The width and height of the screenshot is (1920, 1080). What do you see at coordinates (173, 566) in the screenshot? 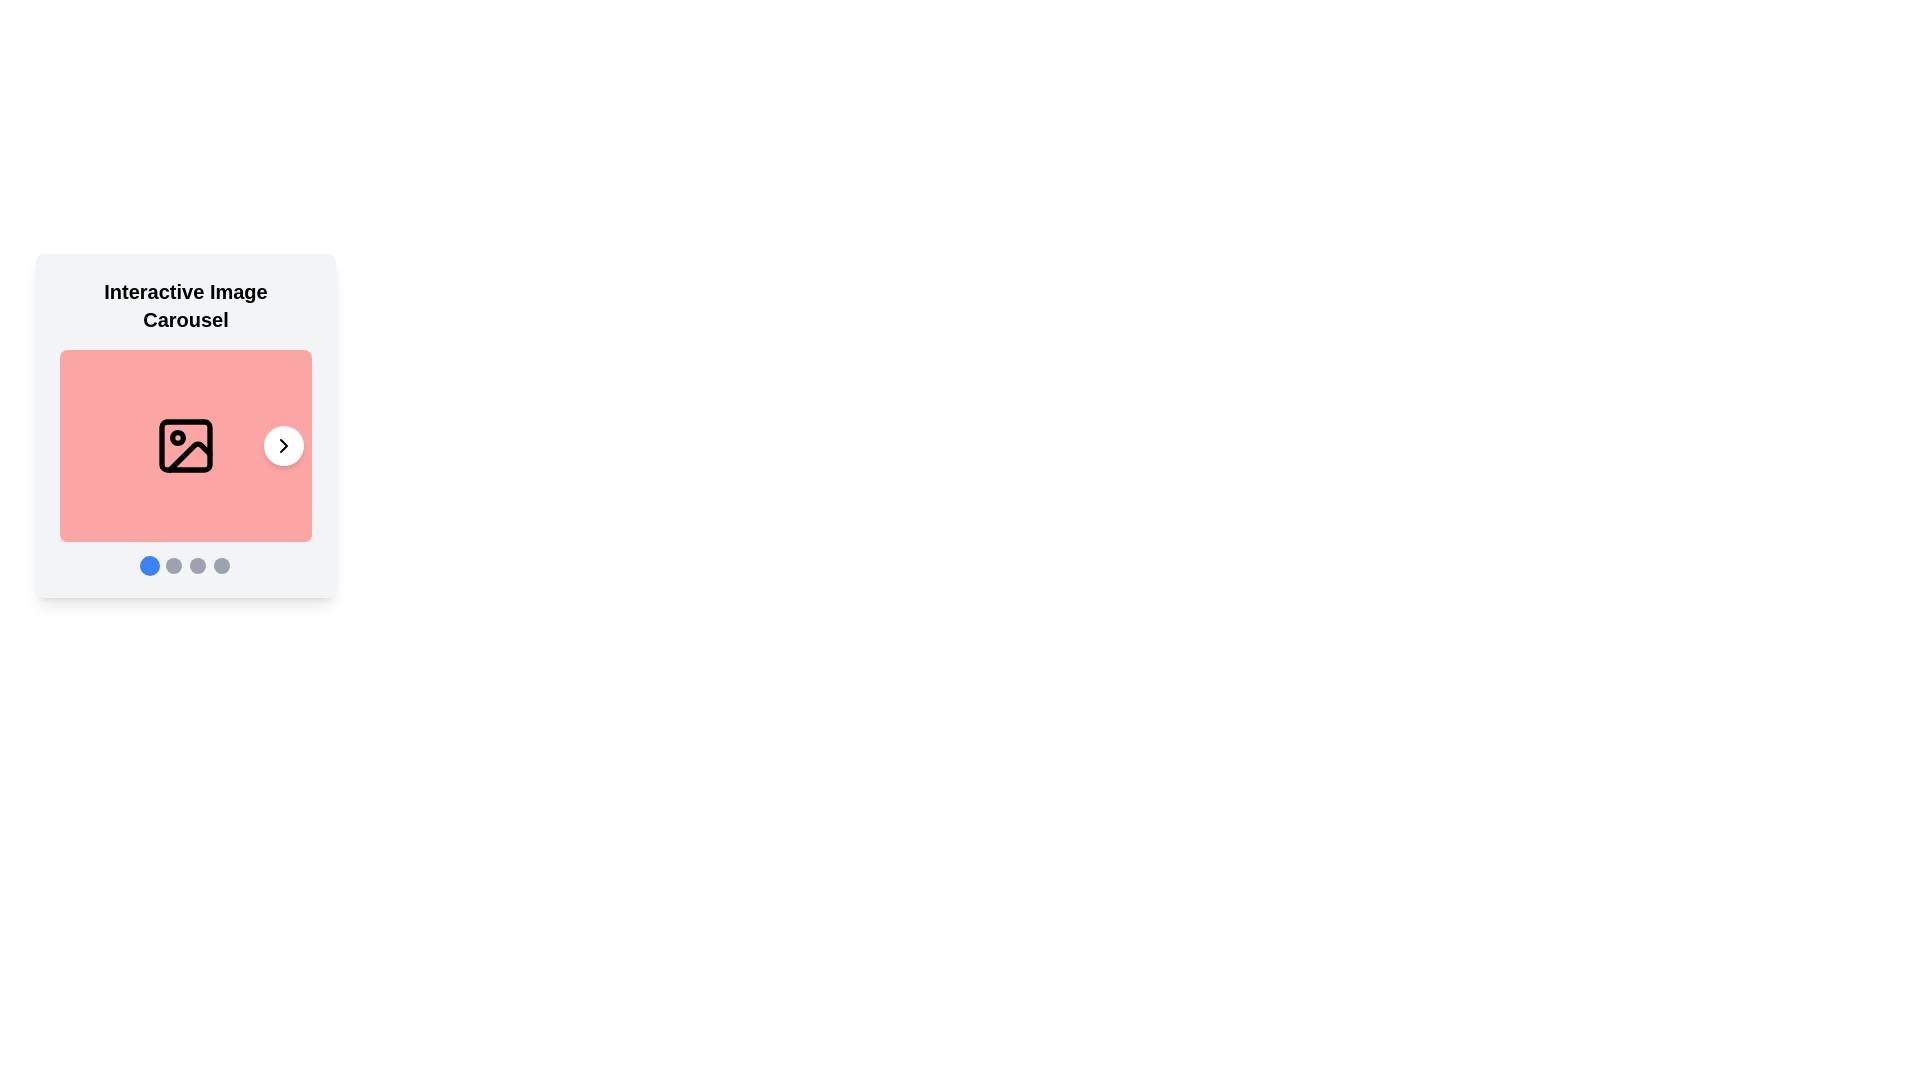
I see `the second circular gray button, which is part of a group of four buttons below a large image area` at bounding box center [173, 566].